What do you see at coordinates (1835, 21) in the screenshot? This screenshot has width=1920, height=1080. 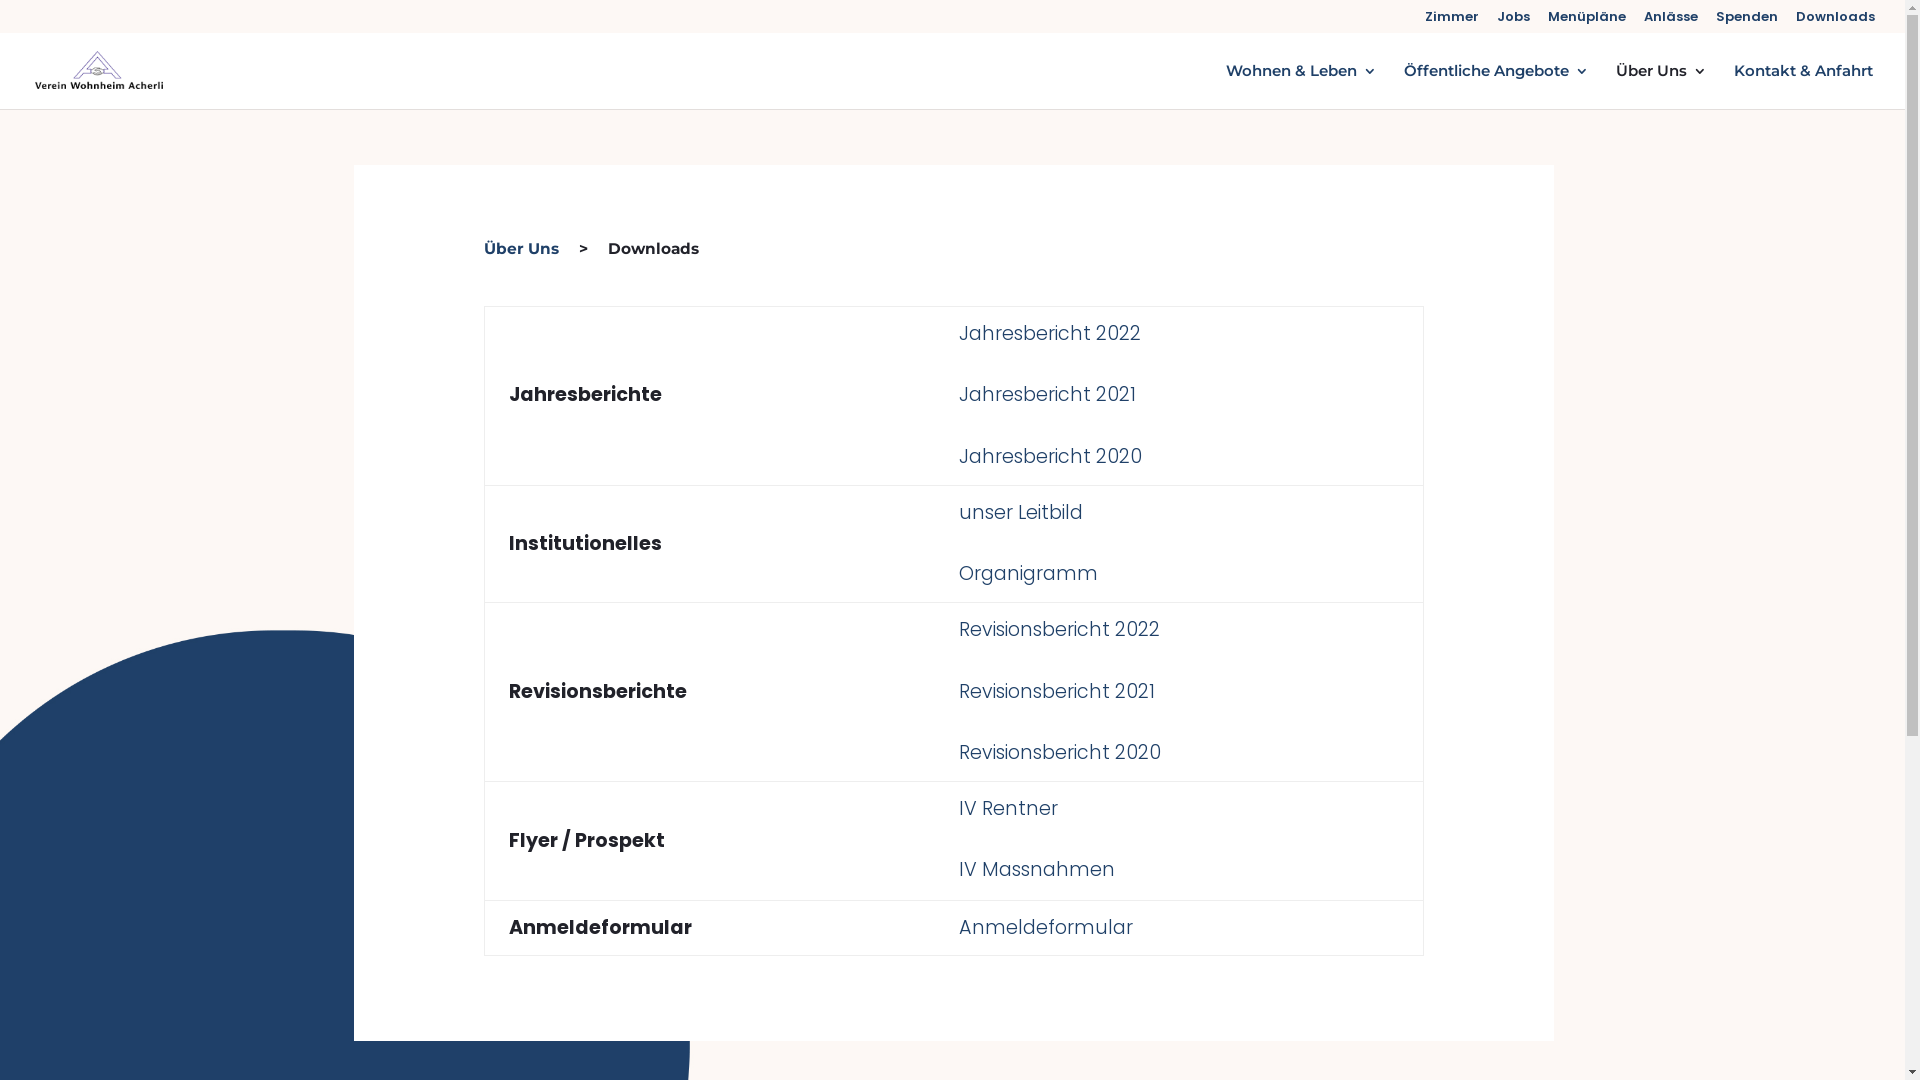 I see `'Downloads'` at bounding box center [1835, 21].